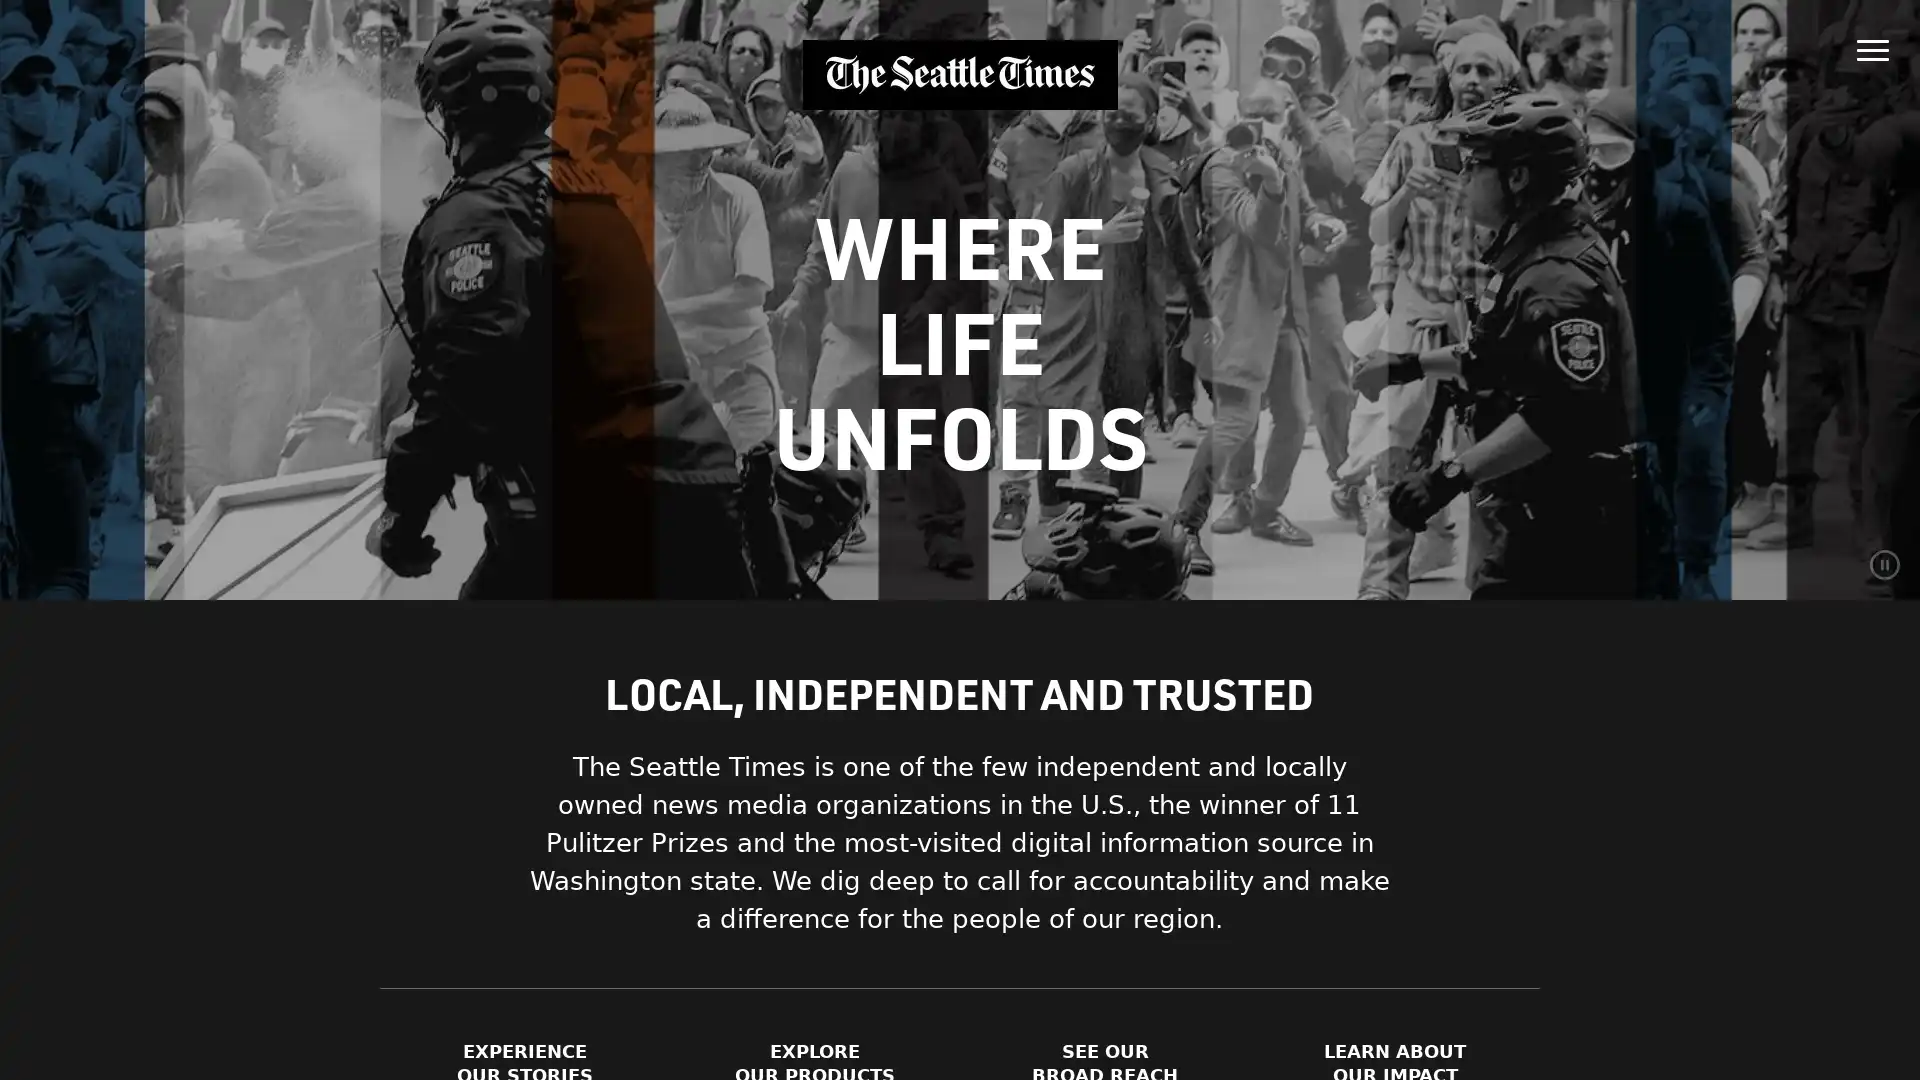 The height and width of the screenshot is (1080, 1920). Describe the element at coordinates (1871, 45) in the screenshot. I see `Toggle navigation` at that location.